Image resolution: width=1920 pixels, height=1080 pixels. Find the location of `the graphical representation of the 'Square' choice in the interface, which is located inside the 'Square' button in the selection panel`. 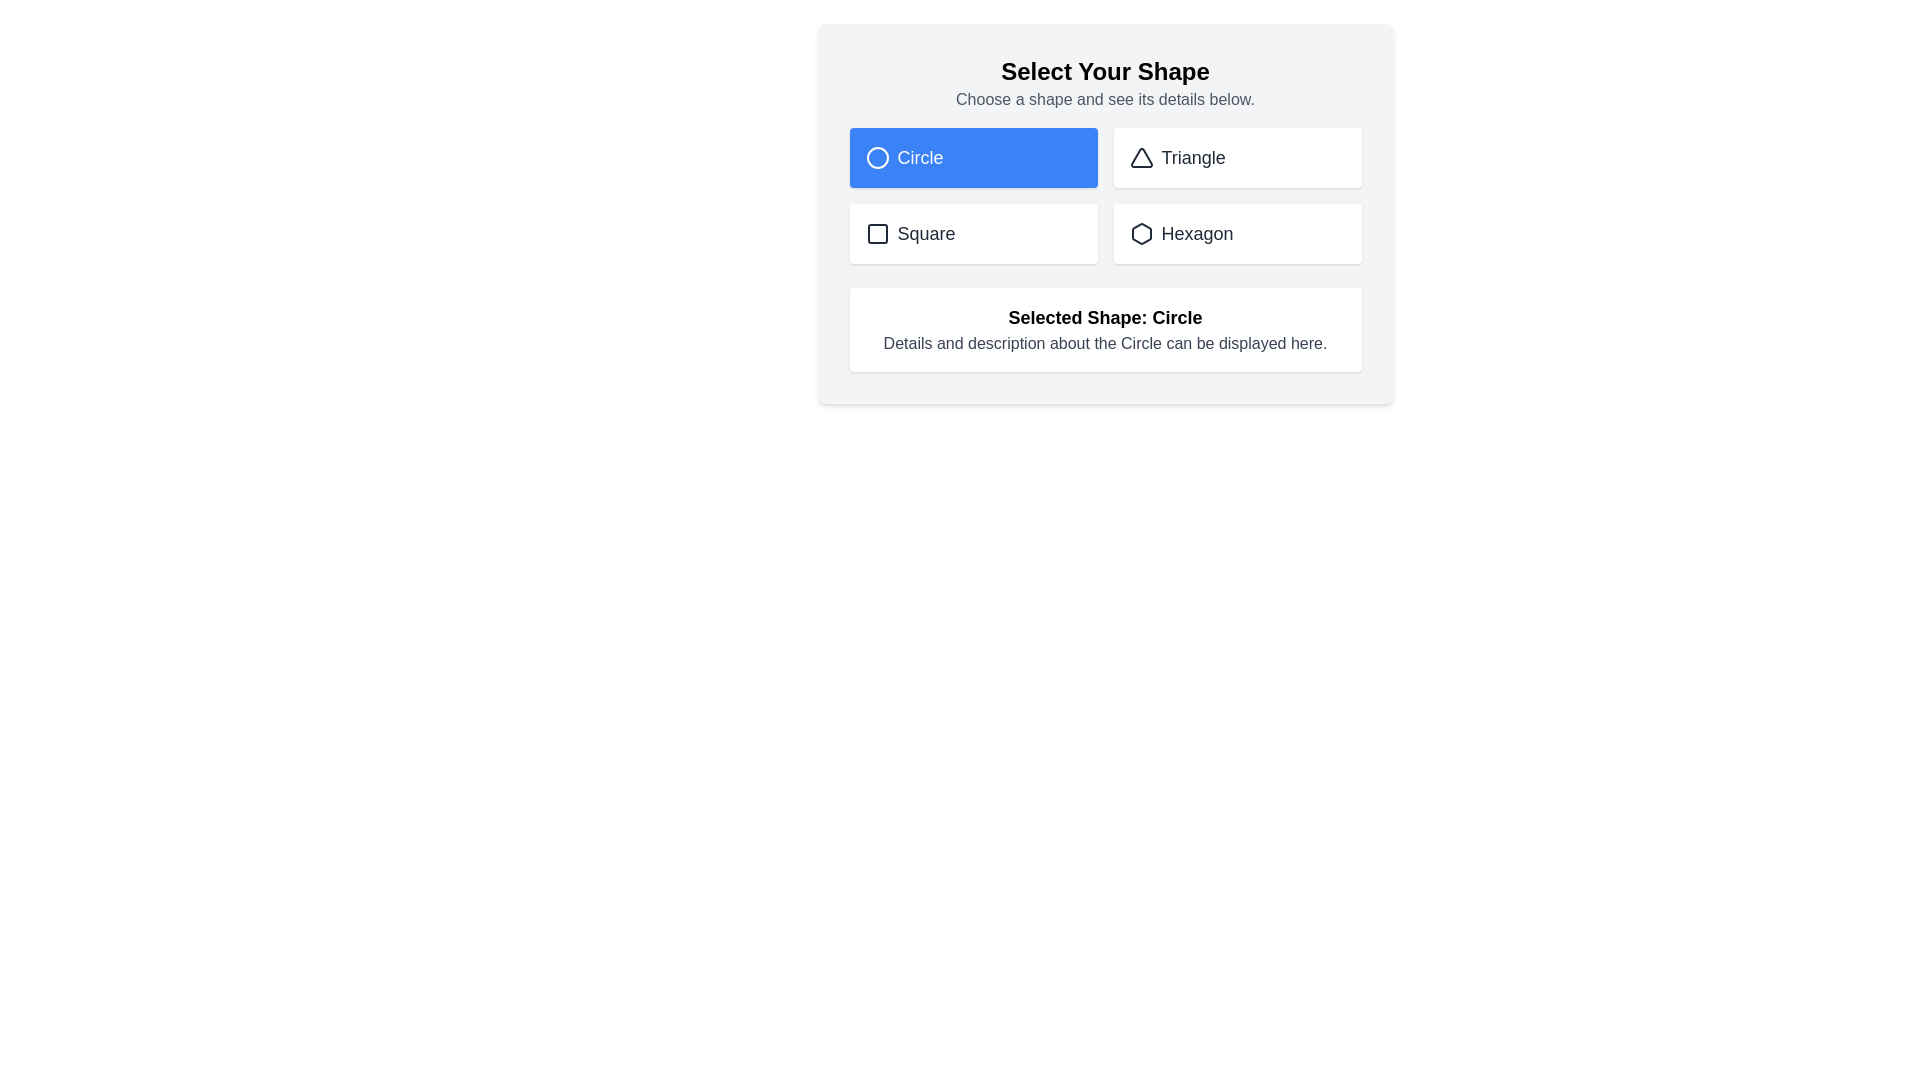

the graphical representation of the 'Square' choice in the interface, which is located inside the 'Square' button in the selection panel is located at coordinates (877, 233).